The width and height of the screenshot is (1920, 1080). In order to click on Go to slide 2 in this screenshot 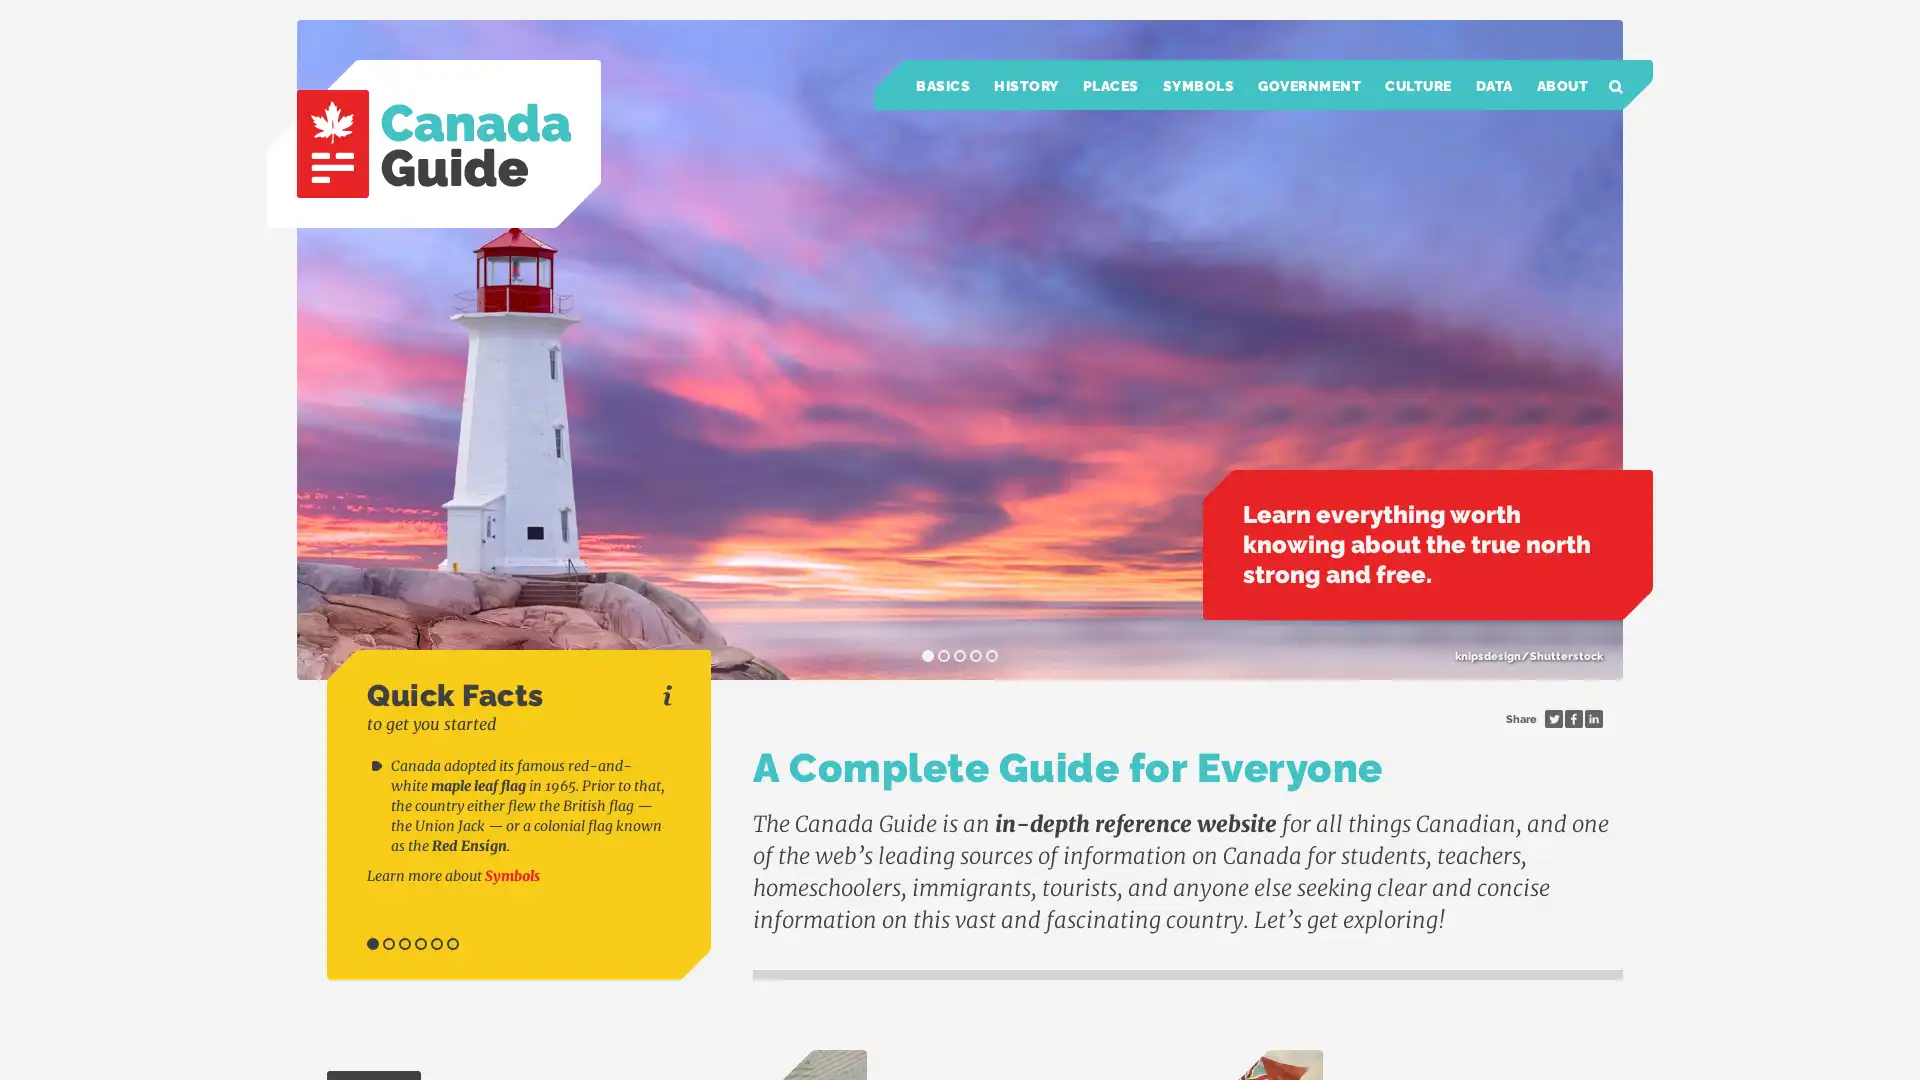, I will do `click(388, 944)`.